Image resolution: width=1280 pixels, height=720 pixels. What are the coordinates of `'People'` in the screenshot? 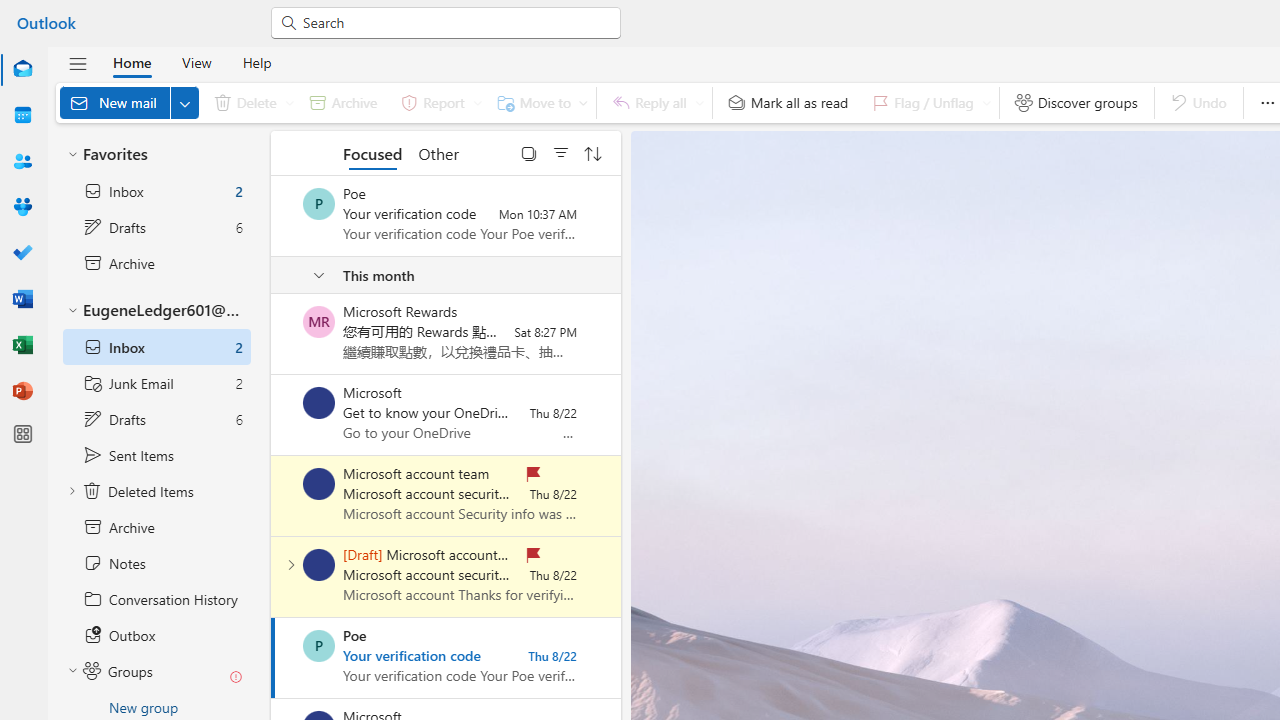 It's located at (23, 161).